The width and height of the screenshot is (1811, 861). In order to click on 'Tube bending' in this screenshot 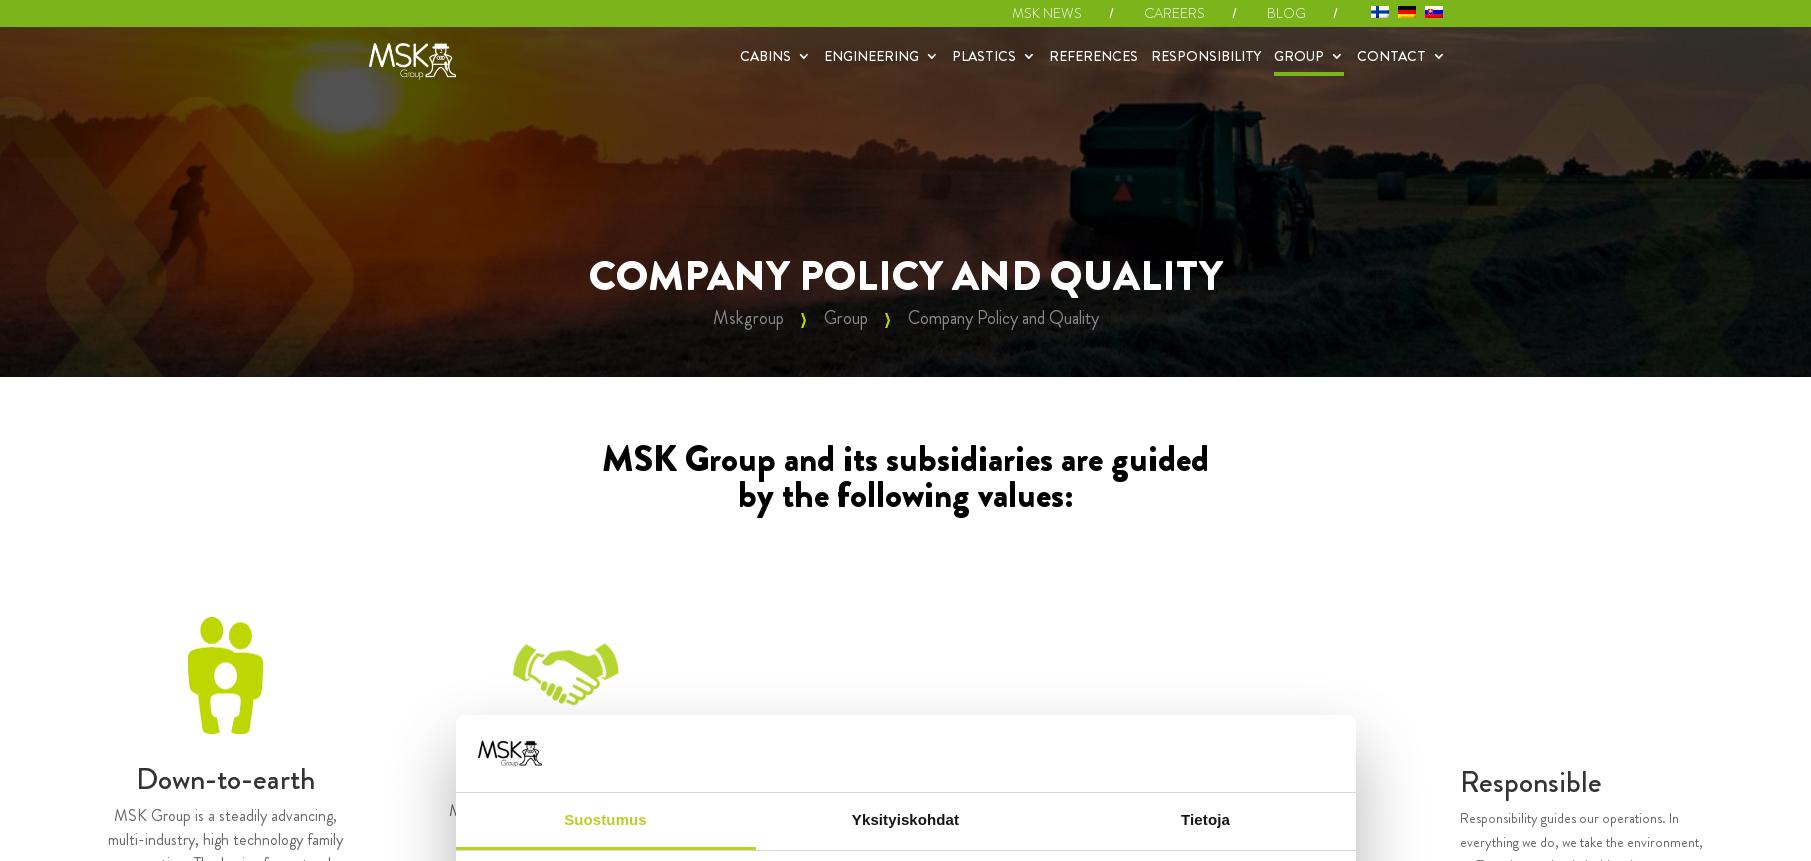, I will do `click(829, 149)`.